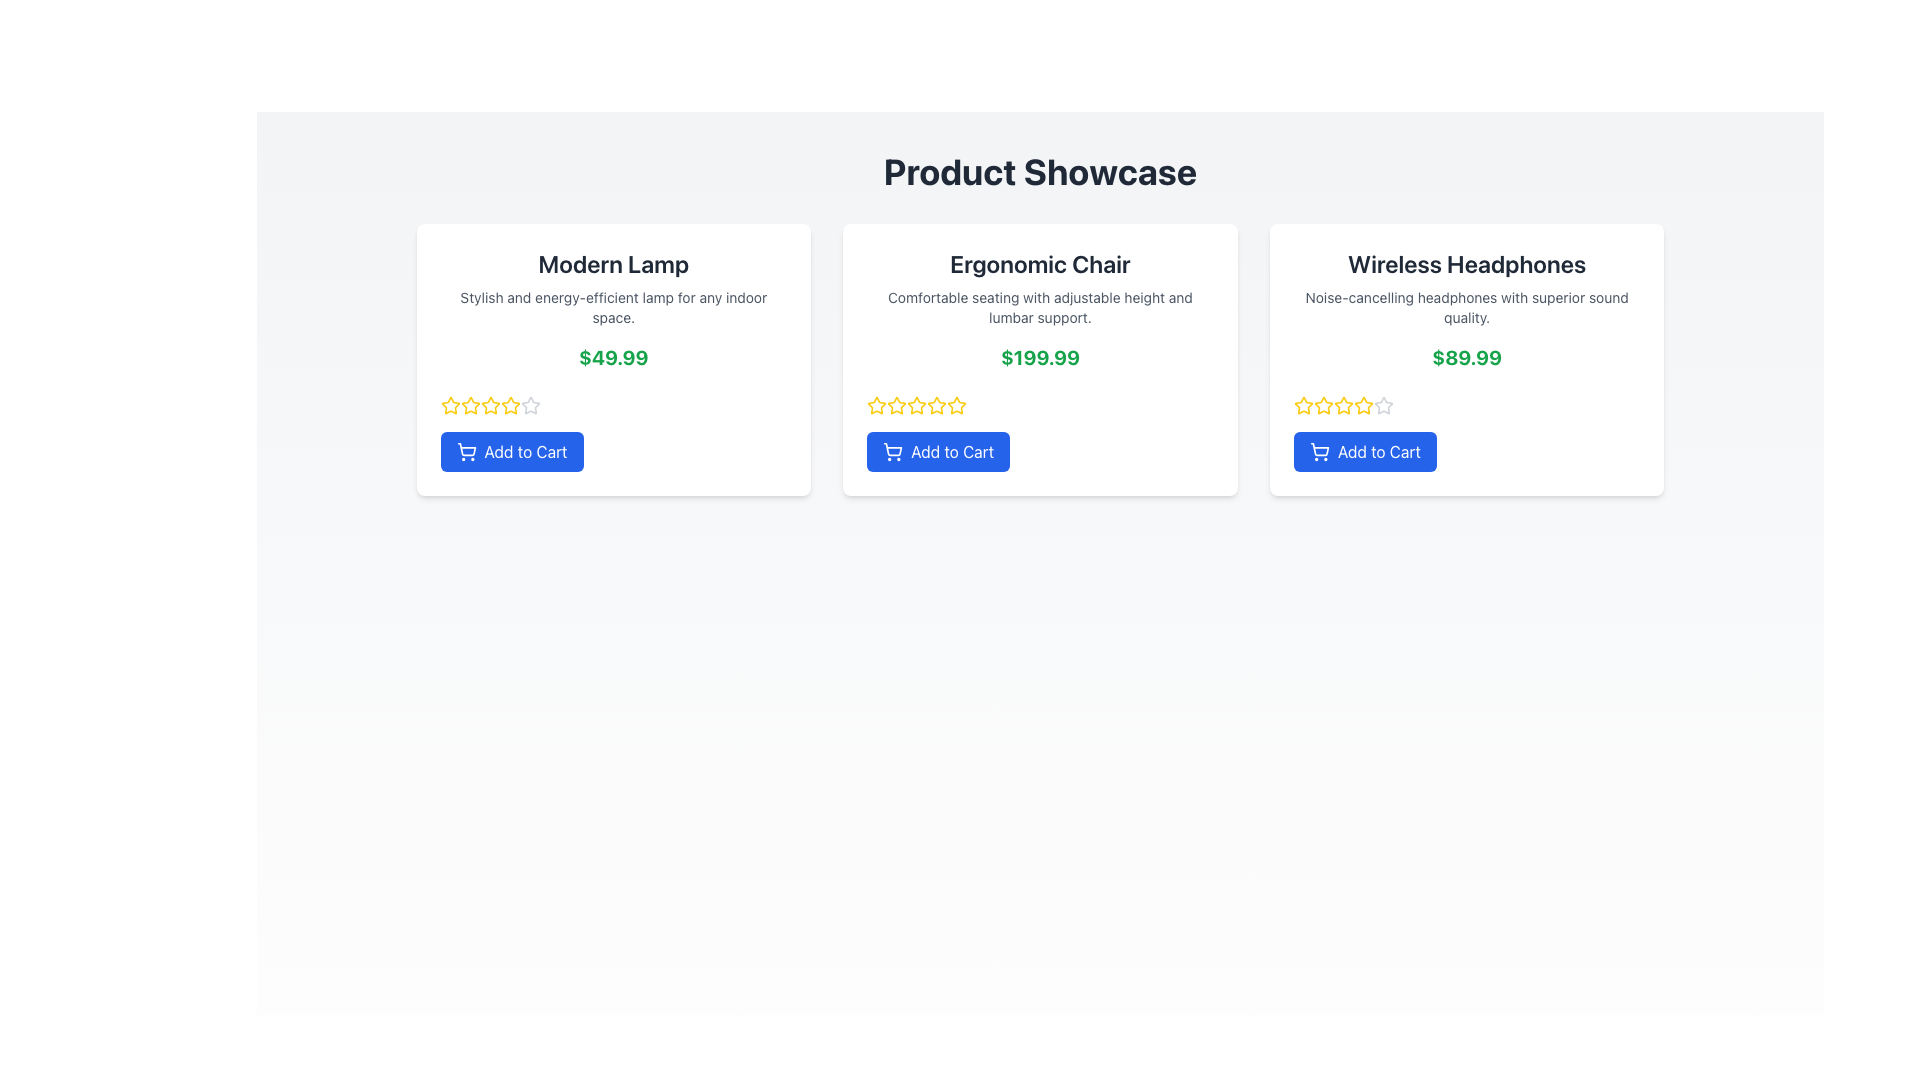 This screenshot has height=1080, width=1920. What do you see at coordinates (1364, 451) in the screenshot?
I see `the 'Add to Cart' button with a blue background and white text, located at the bottom of the 'Wireless Headphones' card` at bounding box center [1364, 451].